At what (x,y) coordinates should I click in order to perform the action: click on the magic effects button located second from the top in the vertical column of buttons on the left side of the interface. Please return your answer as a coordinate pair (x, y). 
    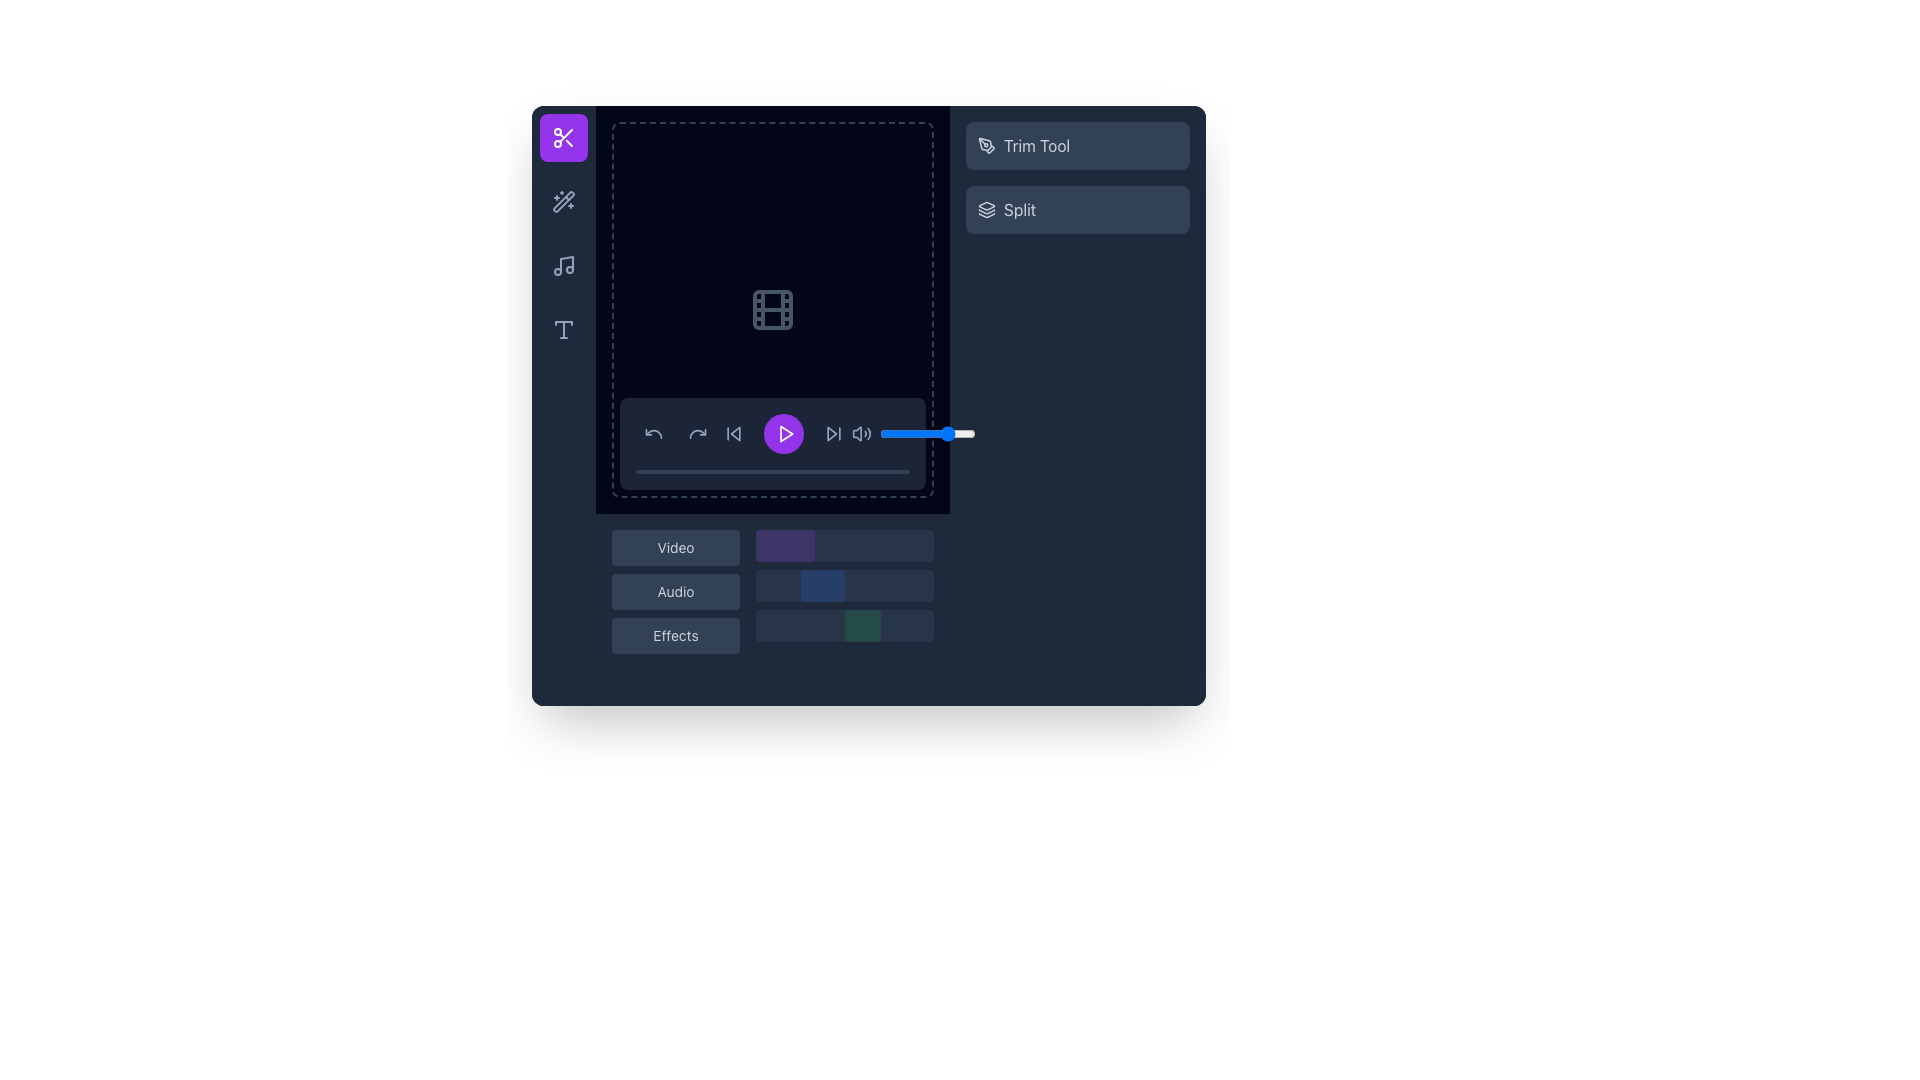
    Looking at the image, I should click on (563, 201).